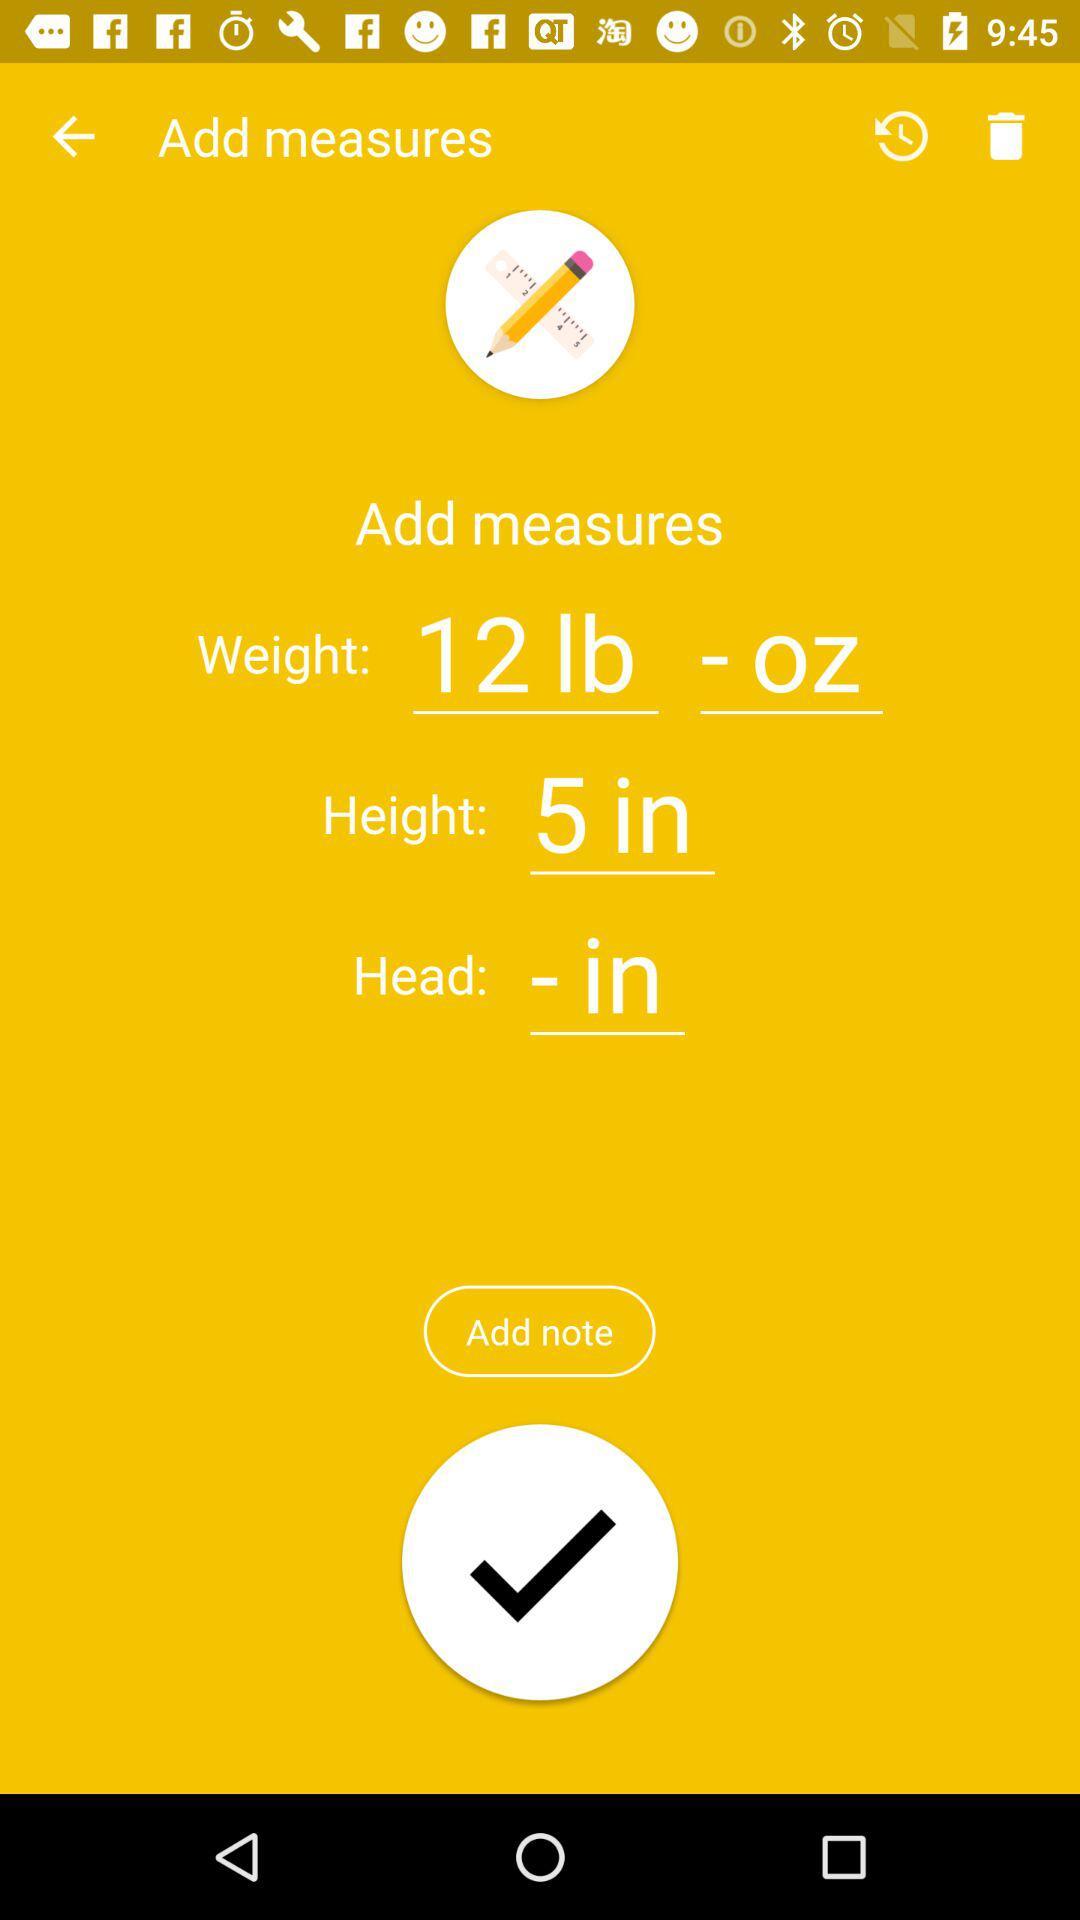 This screenshot has width=1080, height=1920. I want to click on choose to complete, so click(540, 1563).